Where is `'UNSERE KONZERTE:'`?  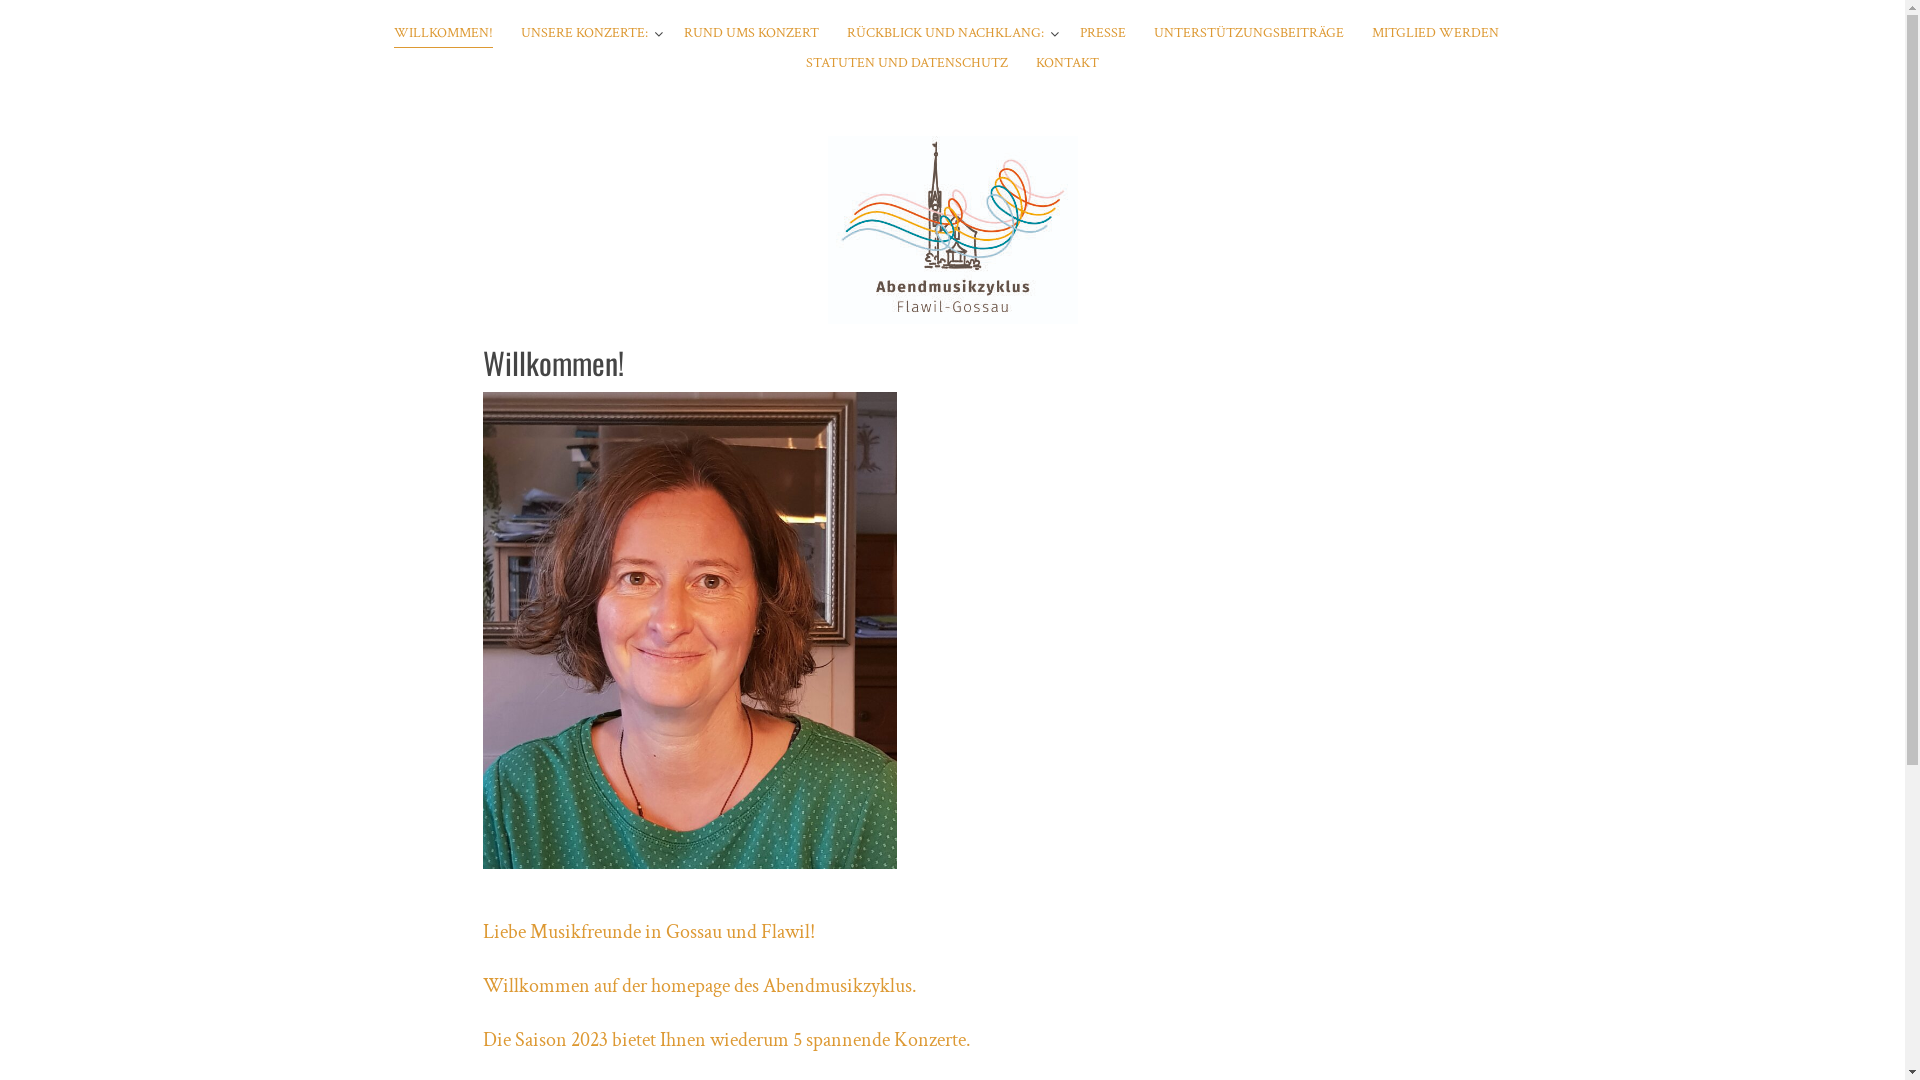
'UNSERE KONZERTE:' is located at coordinates (521, 34).